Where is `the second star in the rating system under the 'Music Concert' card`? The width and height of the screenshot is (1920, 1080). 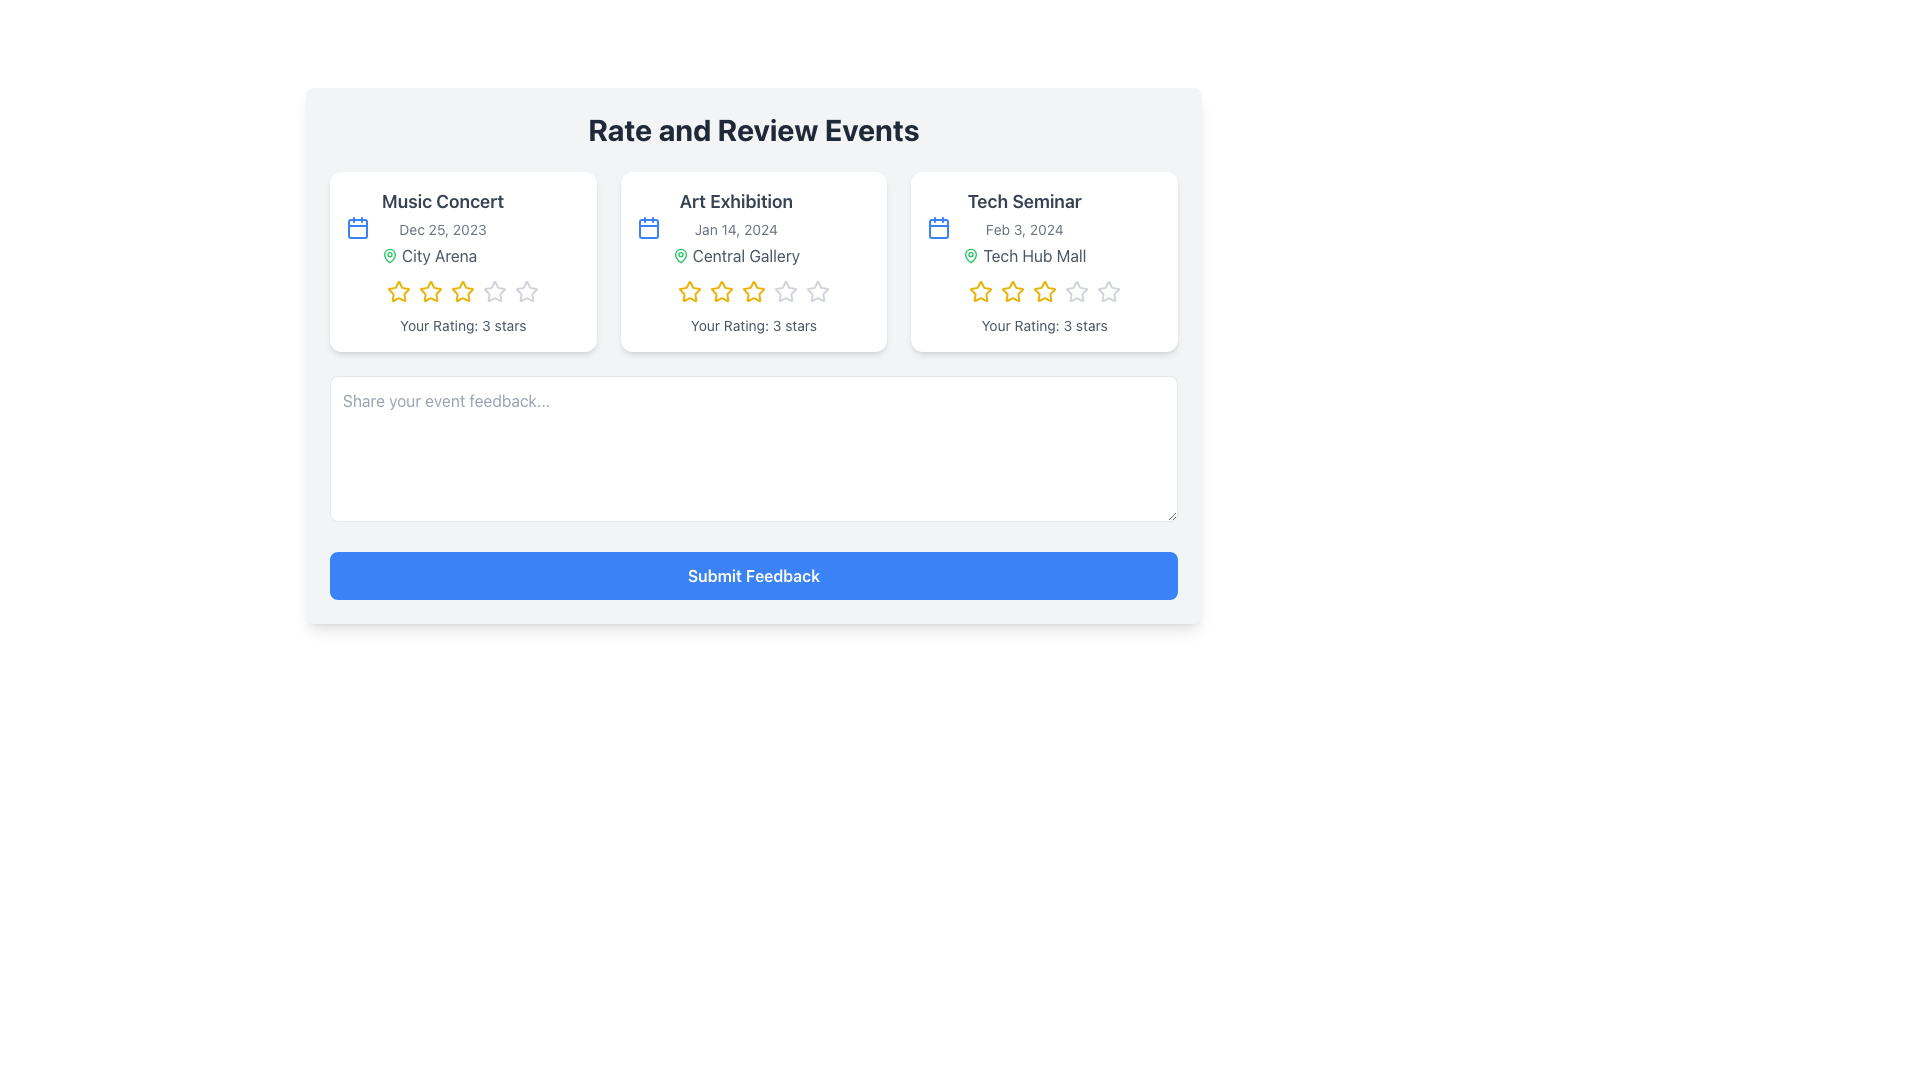 the second star in the rating system under the 'Music Concert' card is located at coordinates (430, 291).